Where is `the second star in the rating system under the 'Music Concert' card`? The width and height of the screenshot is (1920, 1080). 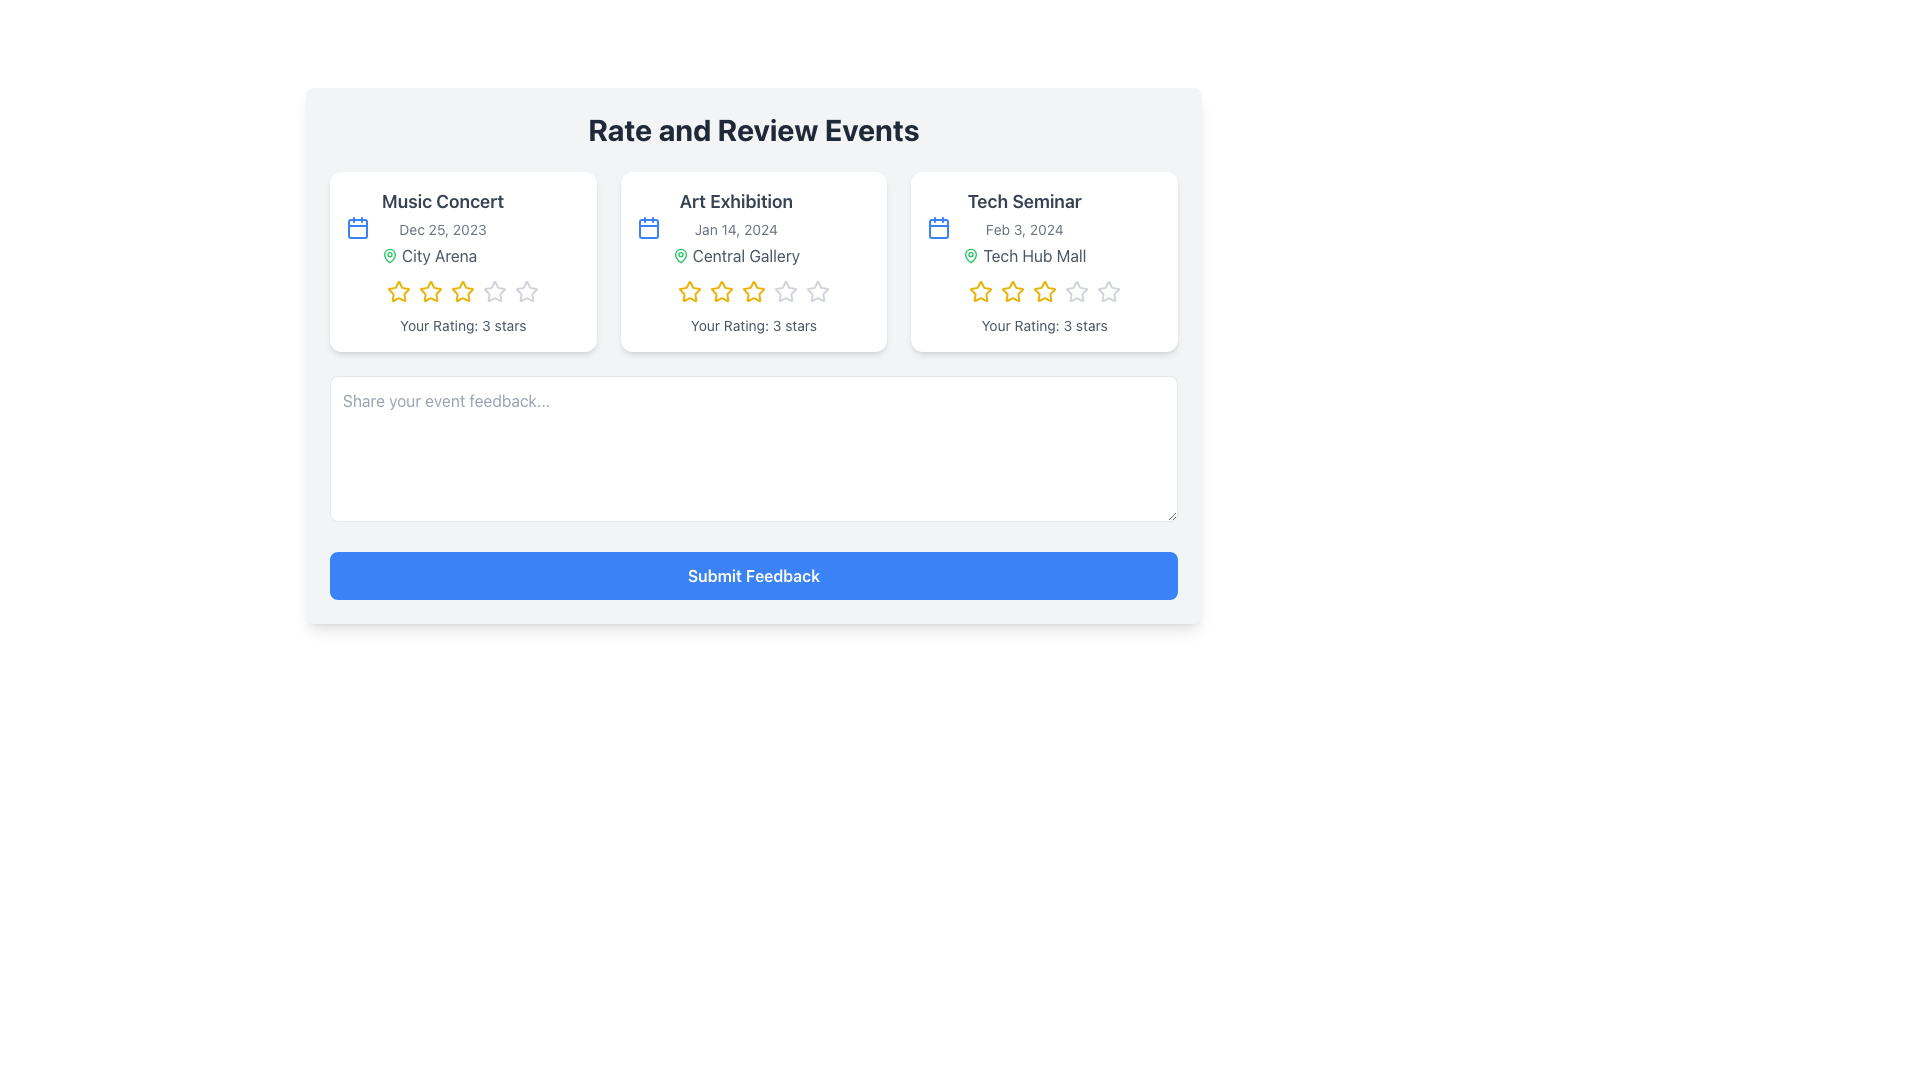 the second star in the rating system under the 'Music Concert' card is located at coordinates (430, 291).